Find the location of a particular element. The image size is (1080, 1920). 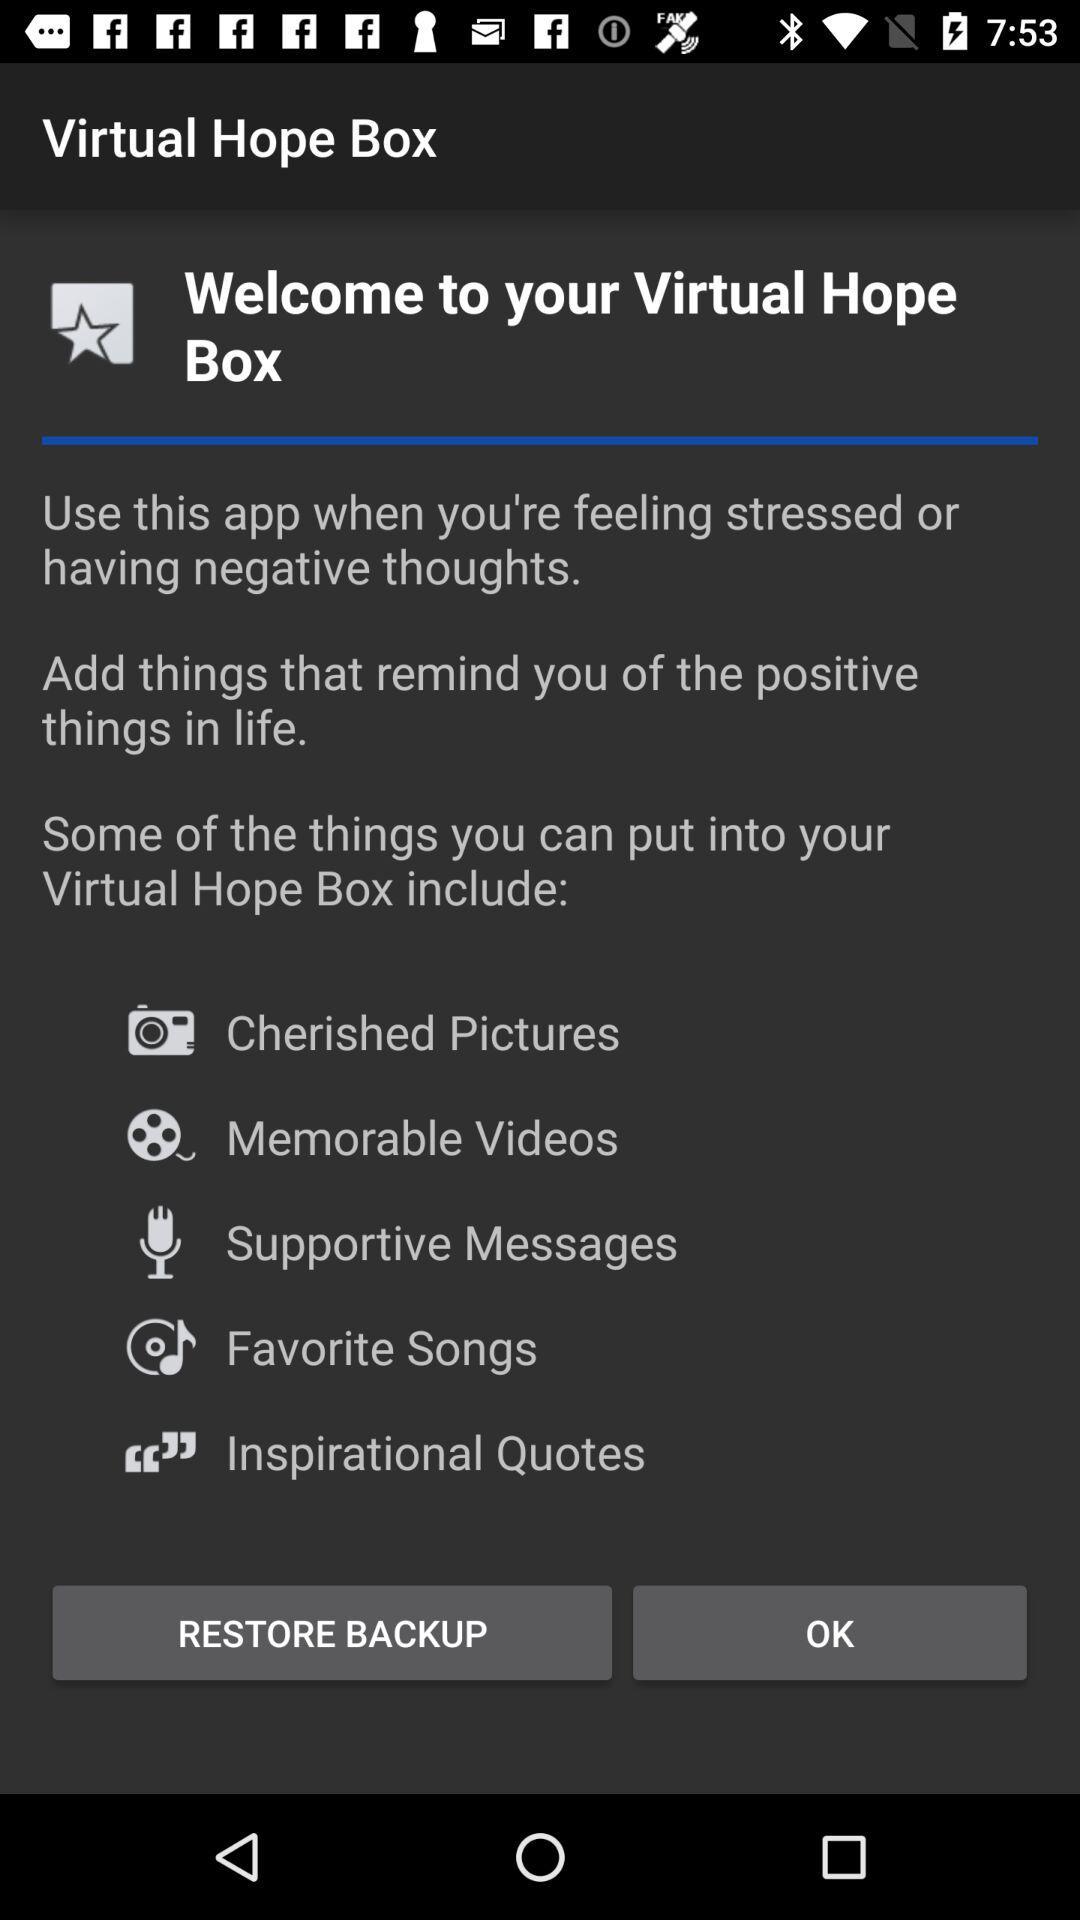

the ok icon is located at coordinates (829, 1632).